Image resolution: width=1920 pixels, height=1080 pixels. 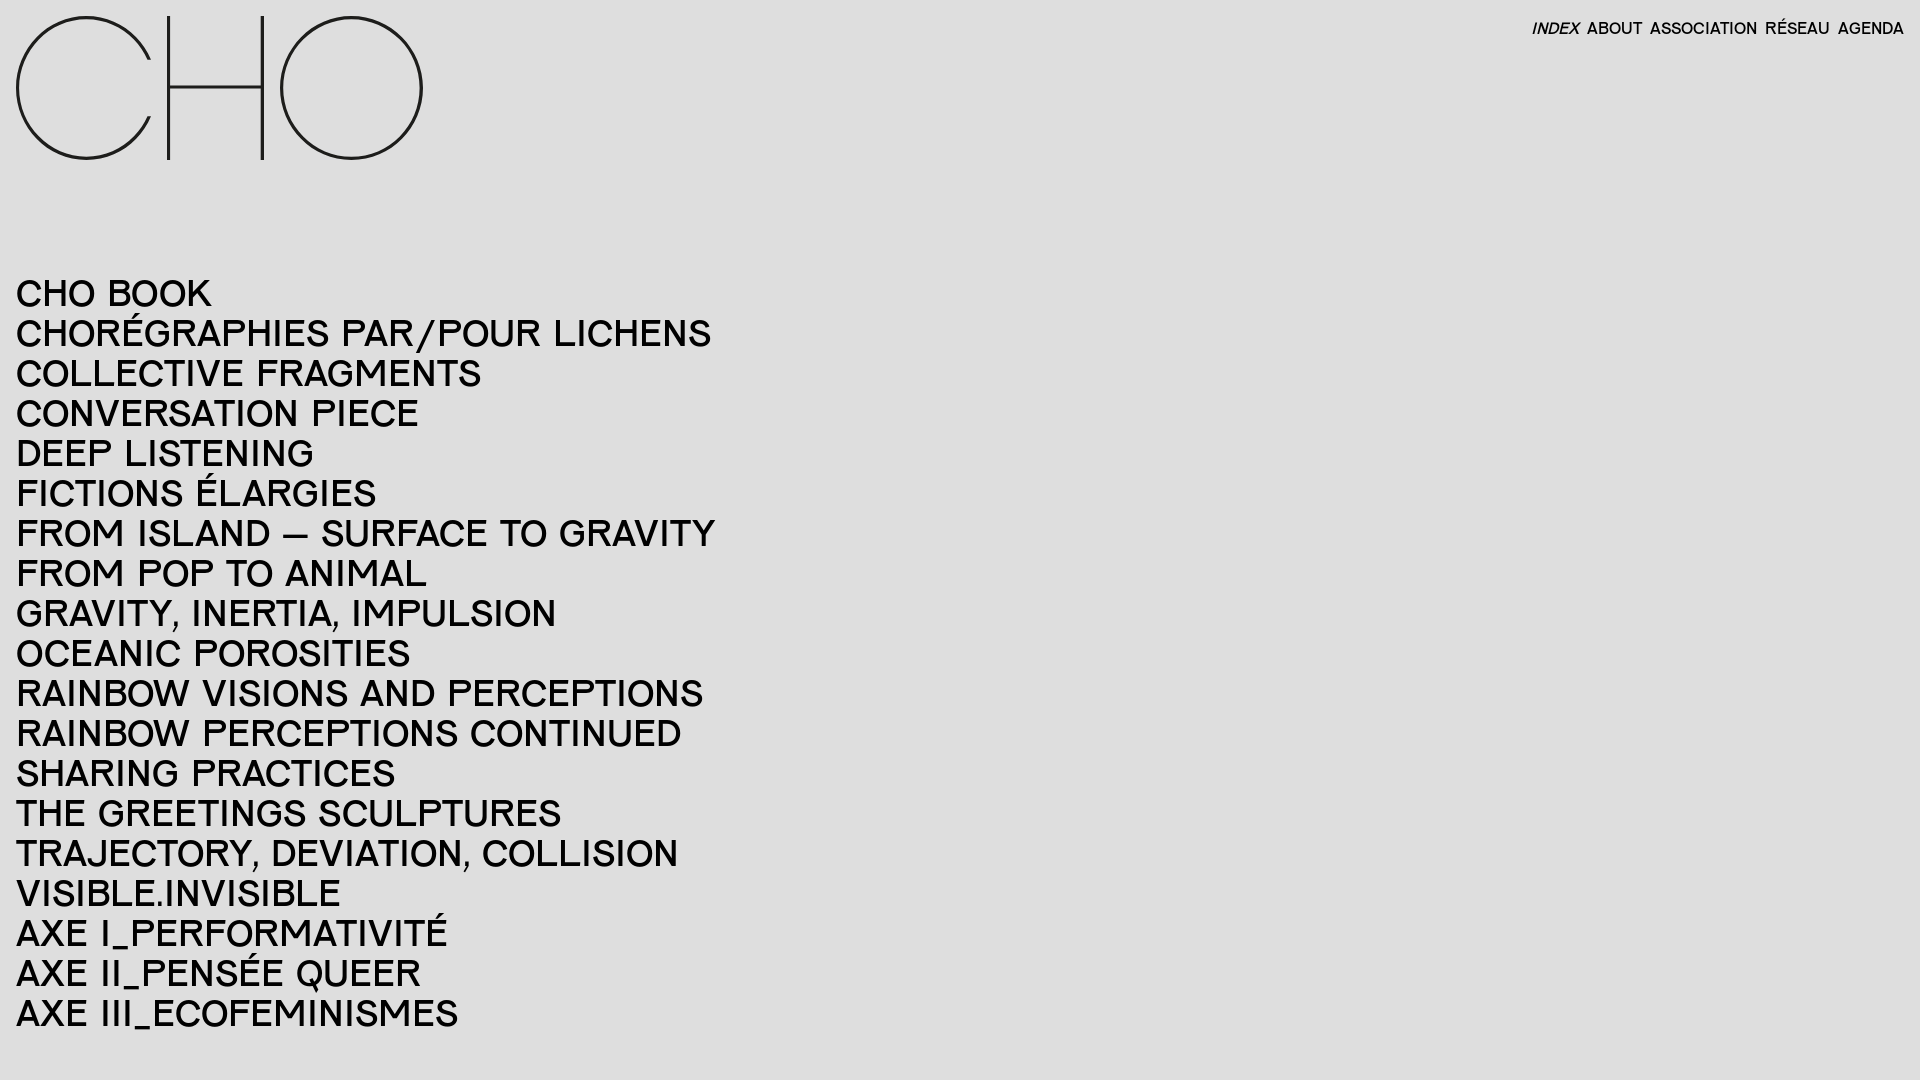 I want to click on 'AGENDA', so click(x=1866, y=27).